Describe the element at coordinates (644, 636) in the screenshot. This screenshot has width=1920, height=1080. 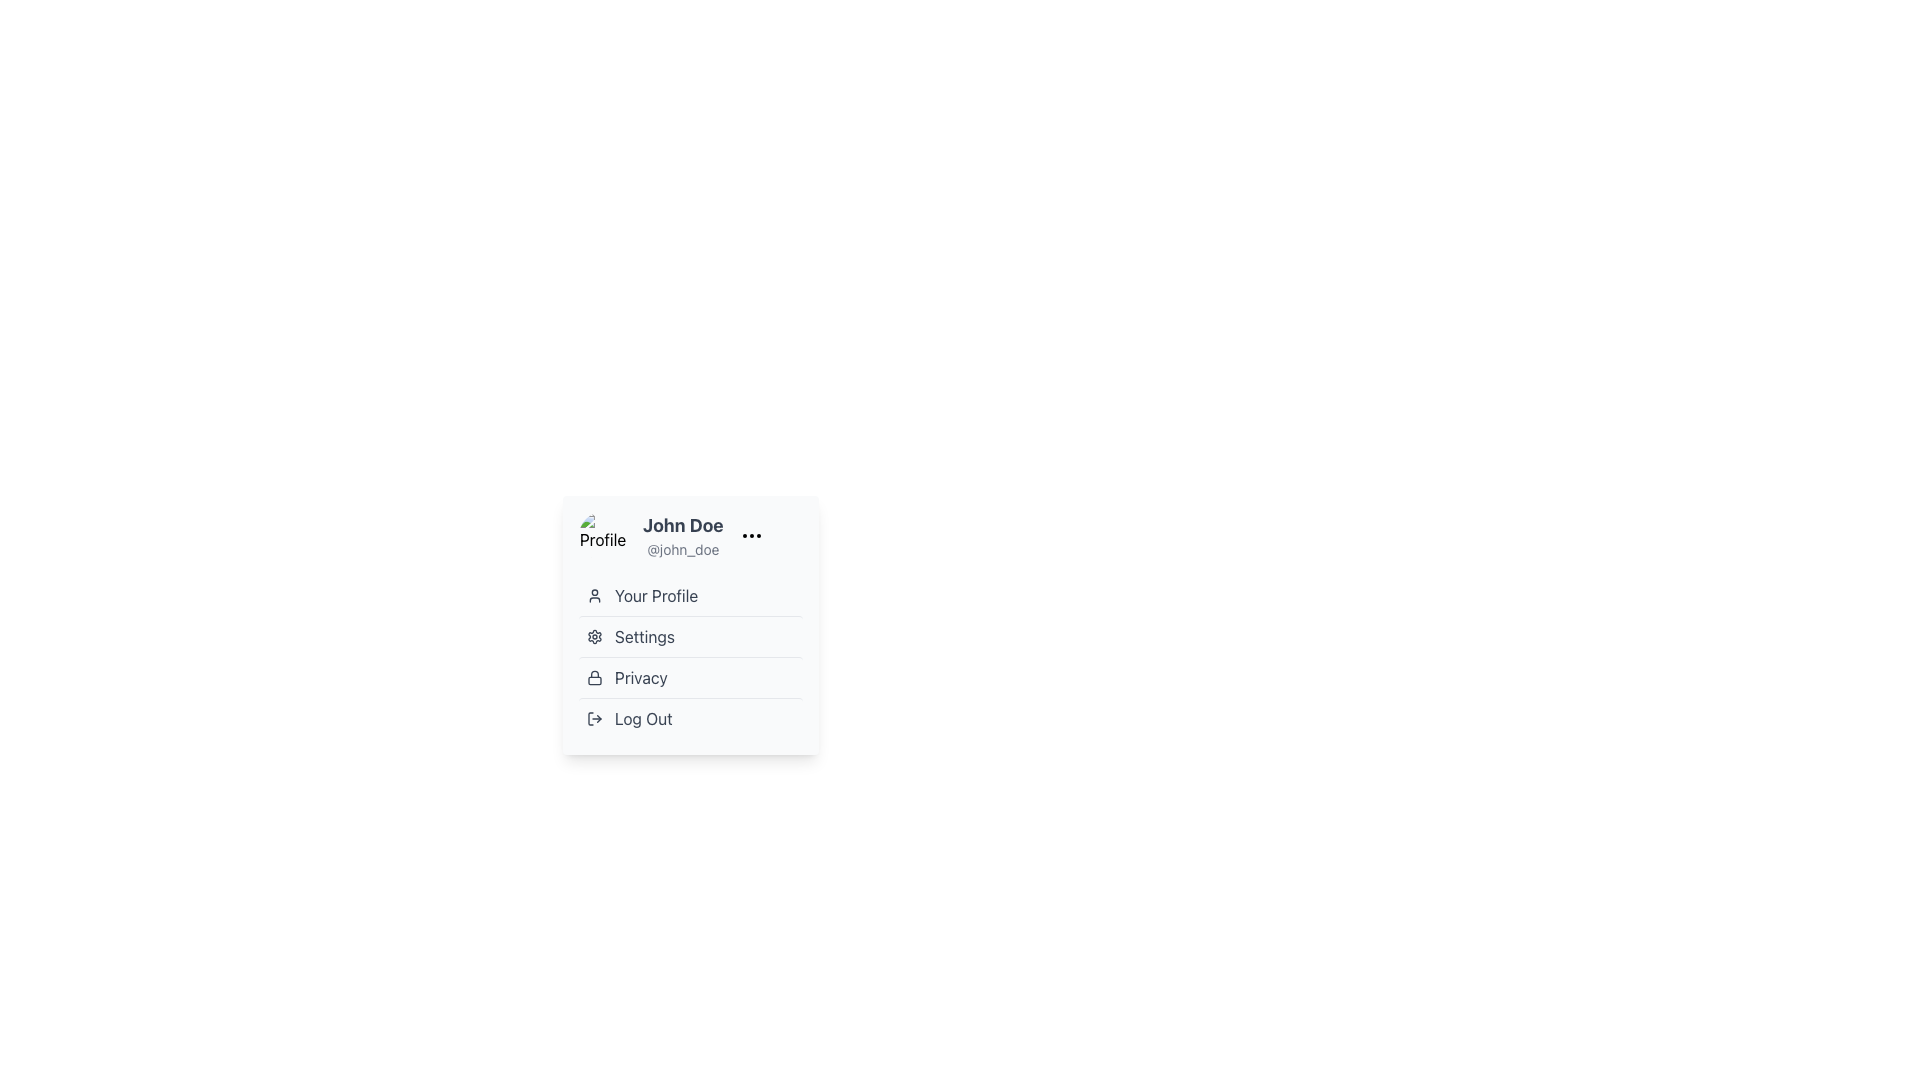
I see `the settings label located in the dropdown menu under the user profile section` at that location.